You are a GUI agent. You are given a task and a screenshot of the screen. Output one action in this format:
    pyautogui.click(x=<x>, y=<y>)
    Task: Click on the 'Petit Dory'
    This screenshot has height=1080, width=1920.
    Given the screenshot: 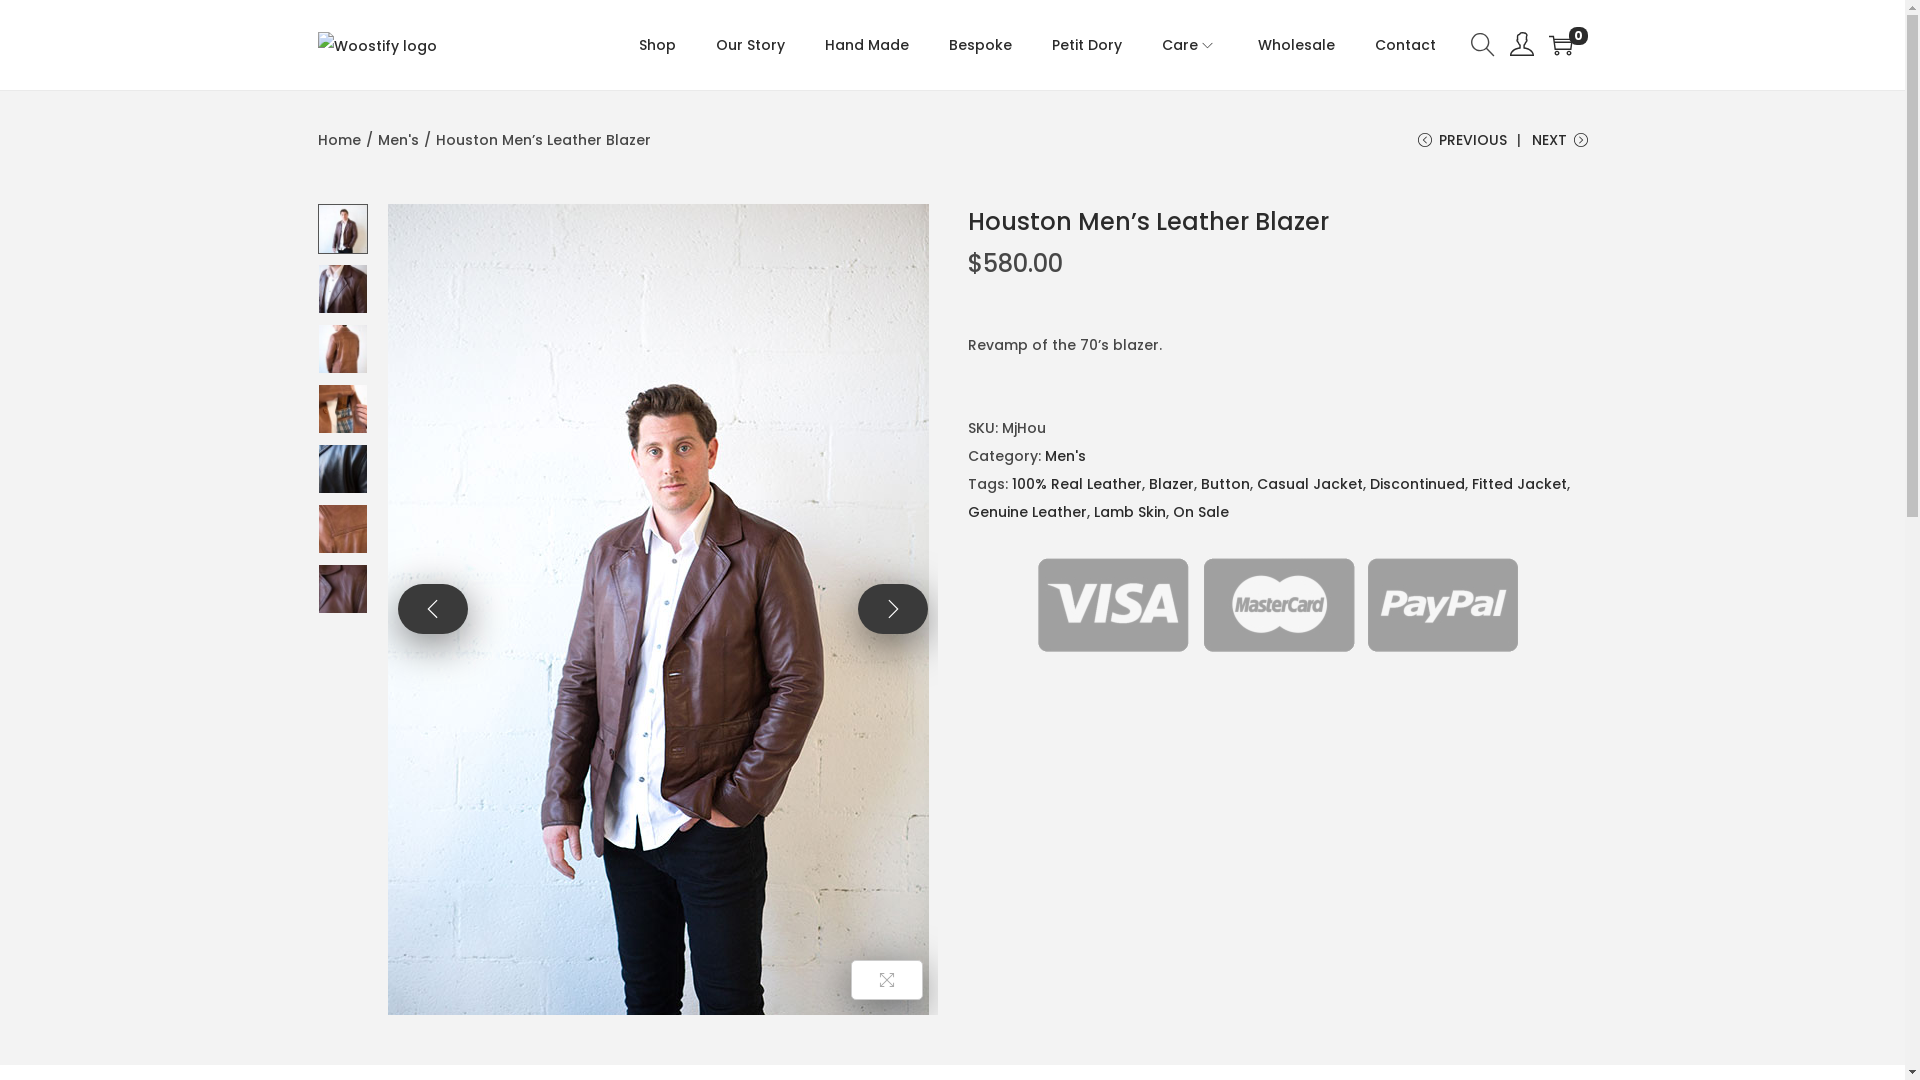 What is the action you would take?
    pyautogui.click(x=1085, y=45)
    